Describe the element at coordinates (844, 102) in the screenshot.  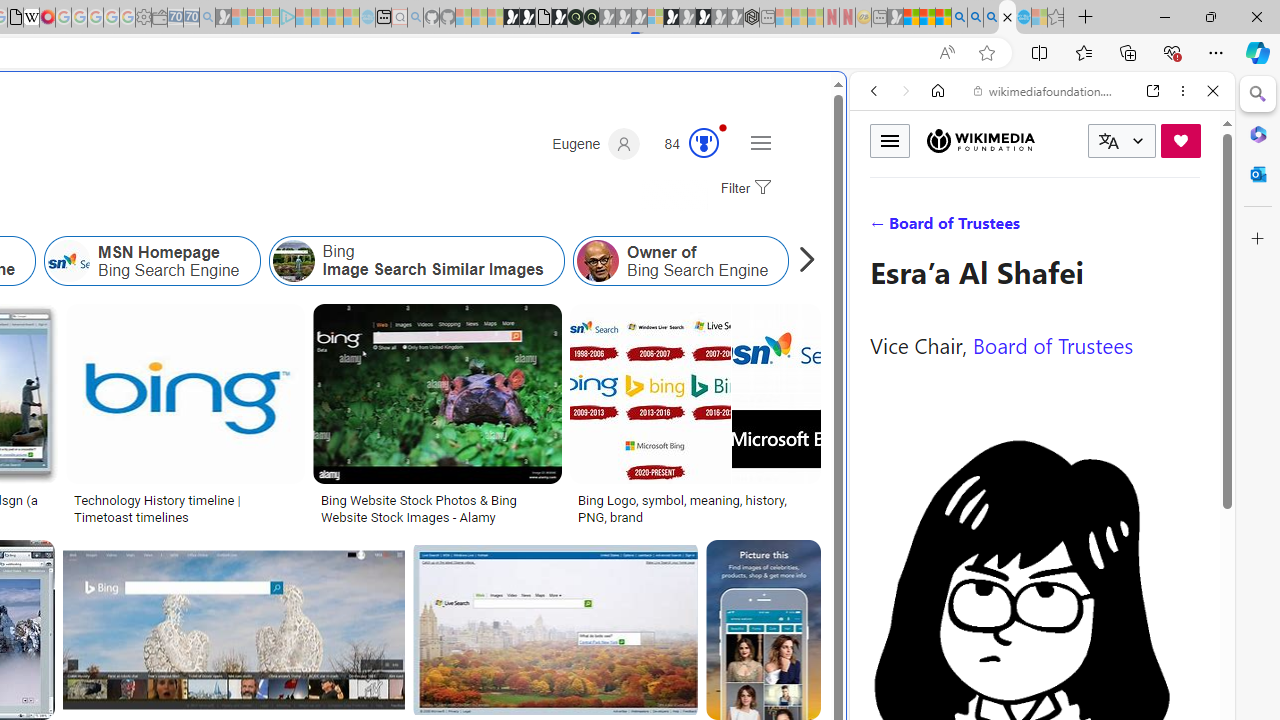
I see `'Close split screen'` at that location.